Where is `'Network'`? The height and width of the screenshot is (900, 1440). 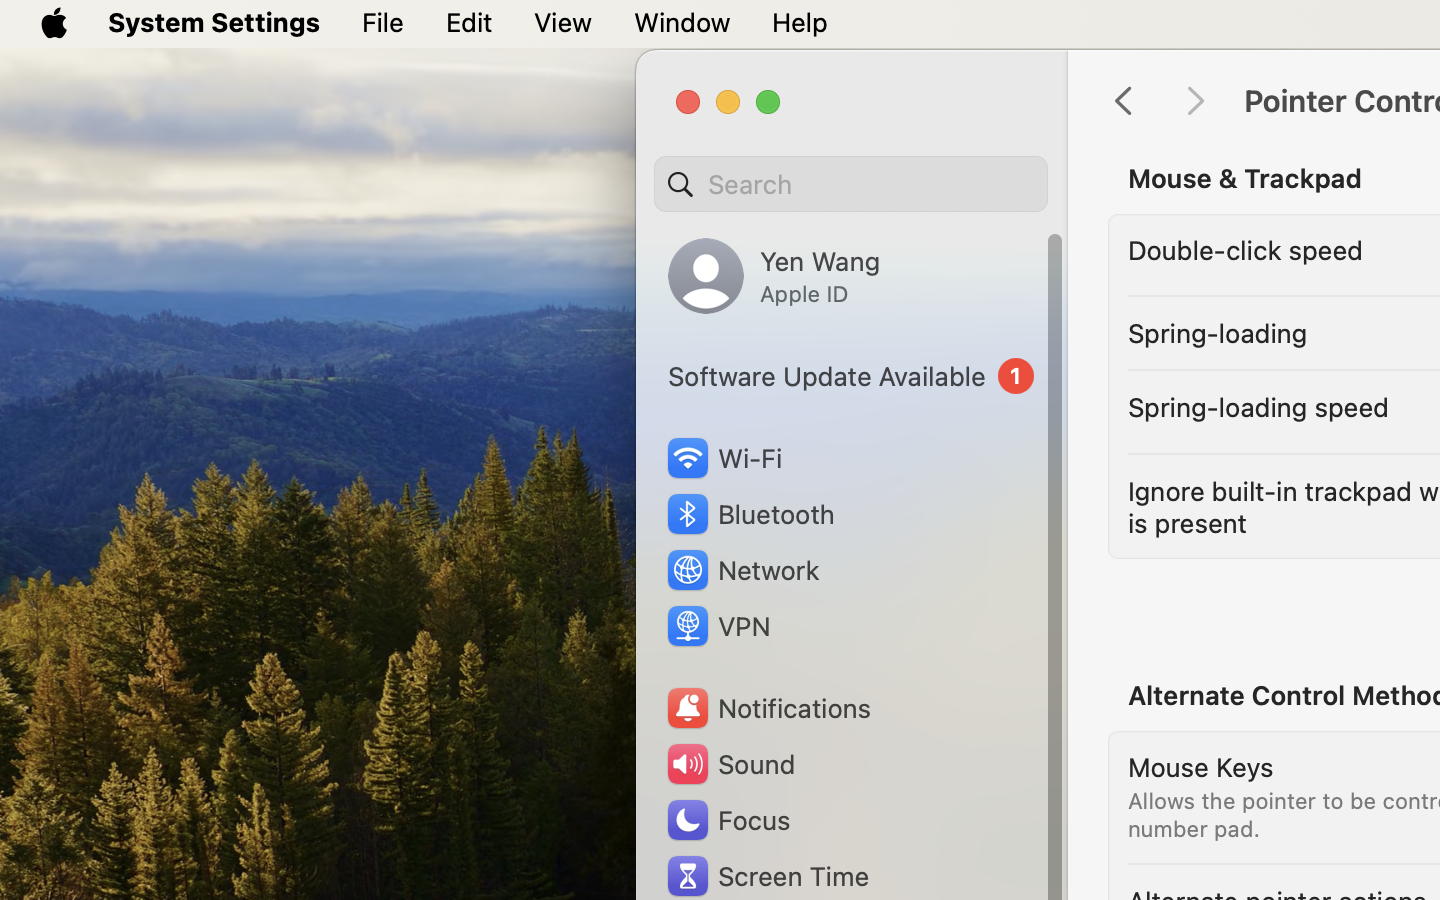 'Network' is located at coordinates (741, 569).